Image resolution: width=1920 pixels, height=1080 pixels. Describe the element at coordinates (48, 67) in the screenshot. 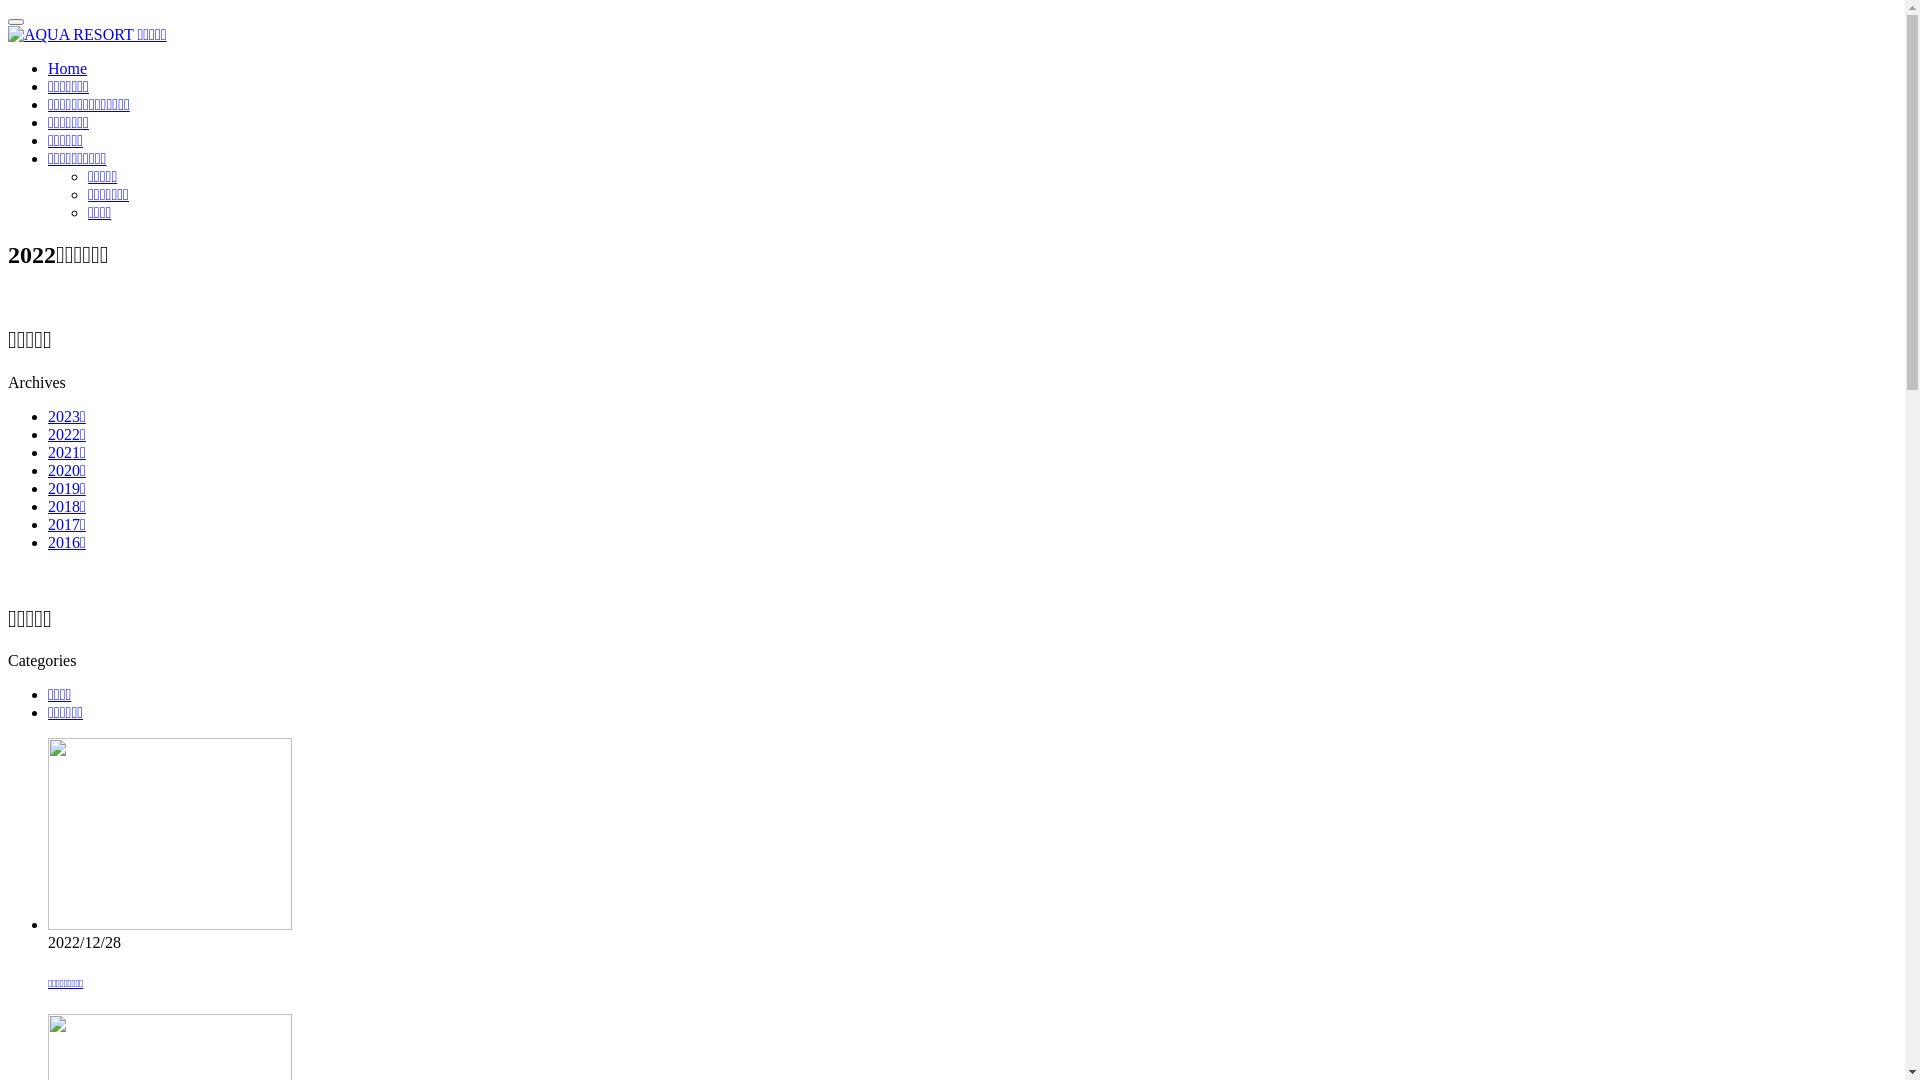

I see `'Home'` at that location.